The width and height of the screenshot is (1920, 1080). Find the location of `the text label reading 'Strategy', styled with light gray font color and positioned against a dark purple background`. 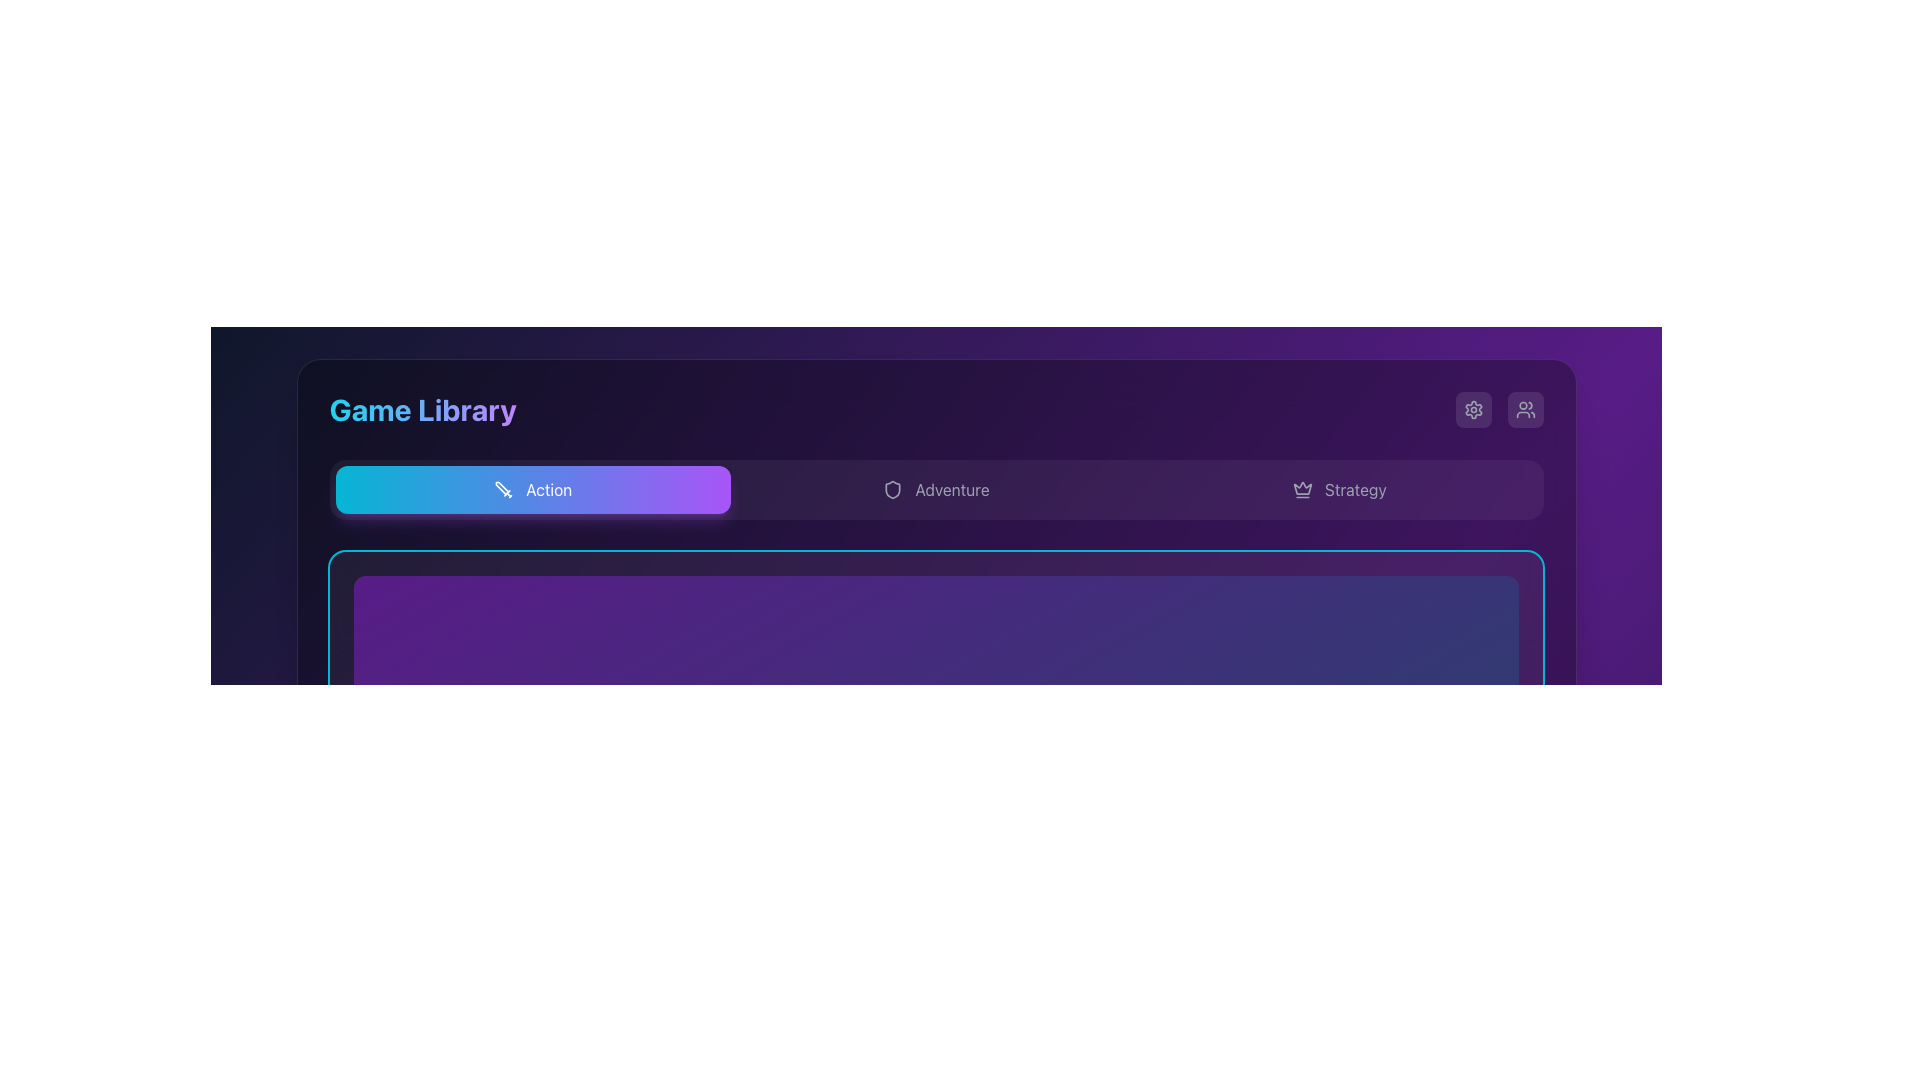

the text label reading 'Strategy', styled with light gray font color and positioned against a dark purple background is located at coordinates (1355, 489).